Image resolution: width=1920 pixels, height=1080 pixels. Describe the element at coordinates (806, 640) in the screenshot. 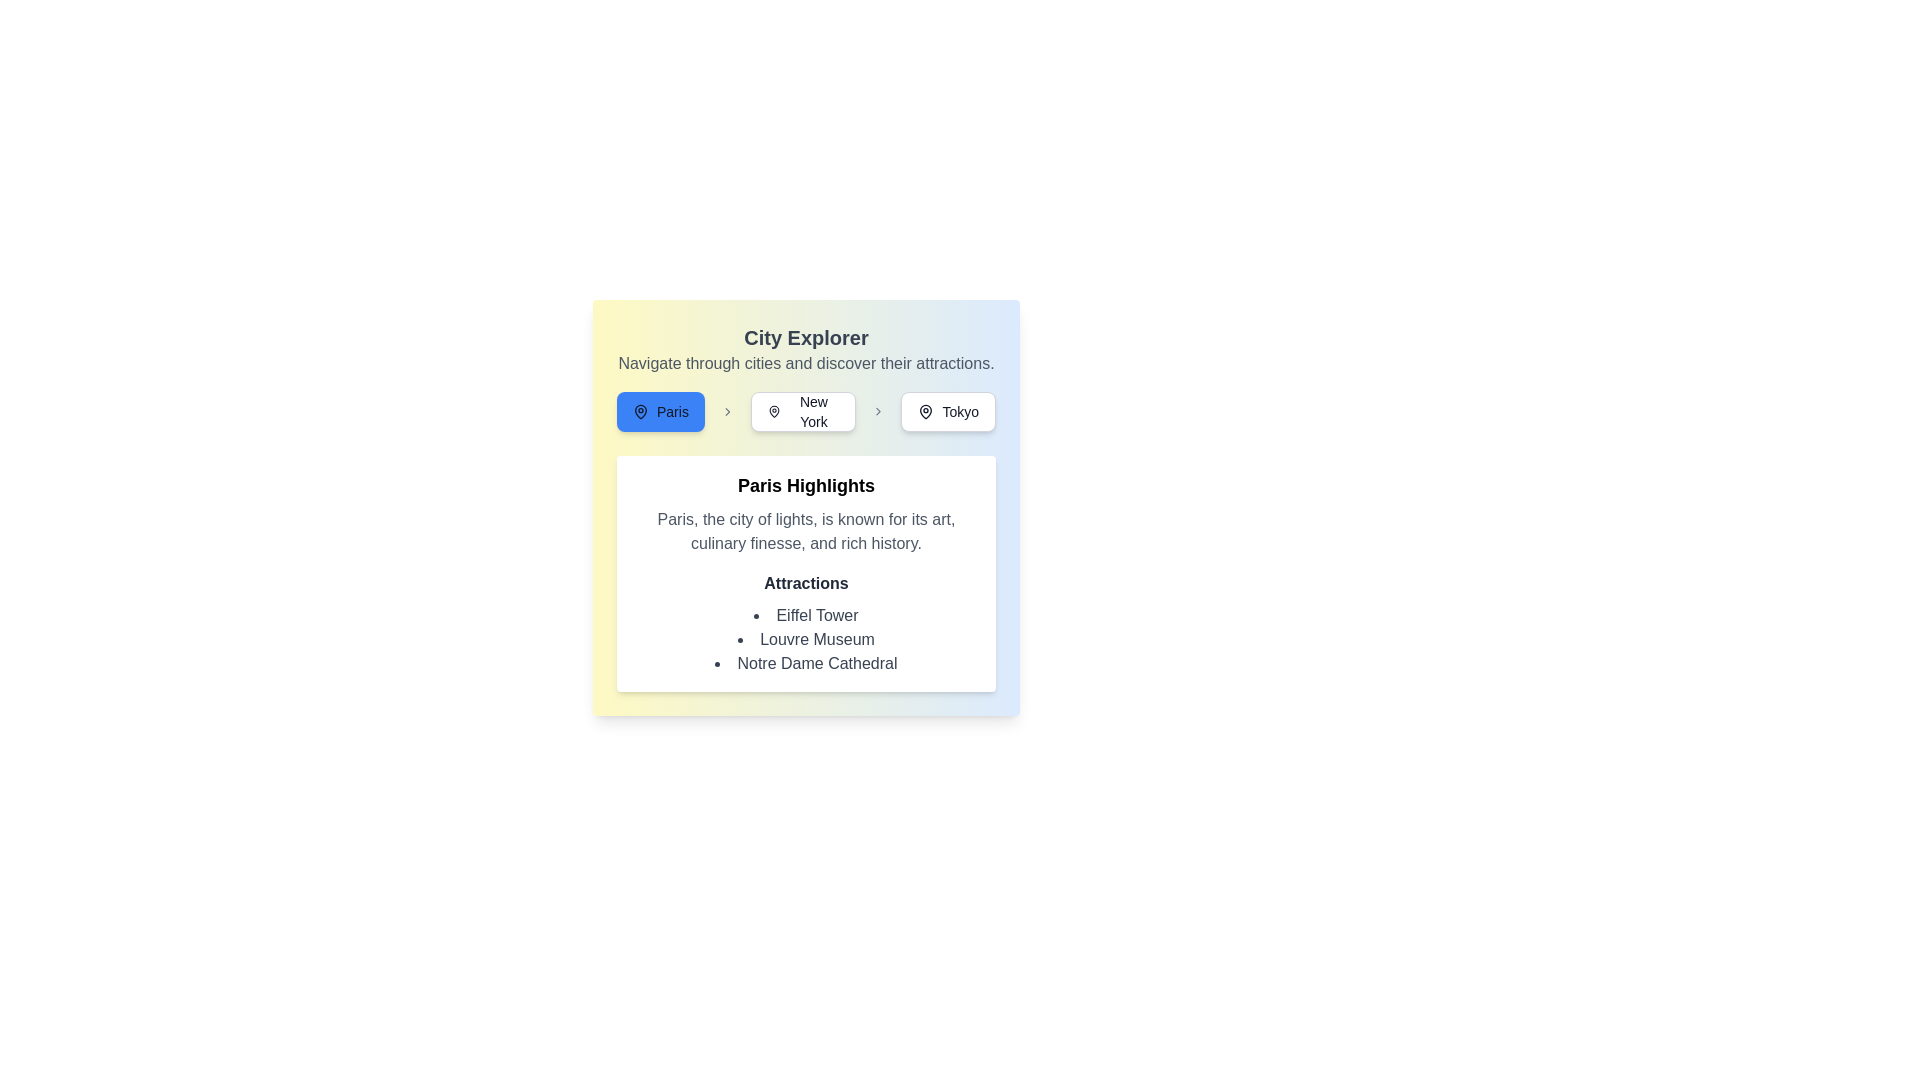

I see `the text element displaying 'Louvre Museum', which is the second item in the attractions list` at that location.